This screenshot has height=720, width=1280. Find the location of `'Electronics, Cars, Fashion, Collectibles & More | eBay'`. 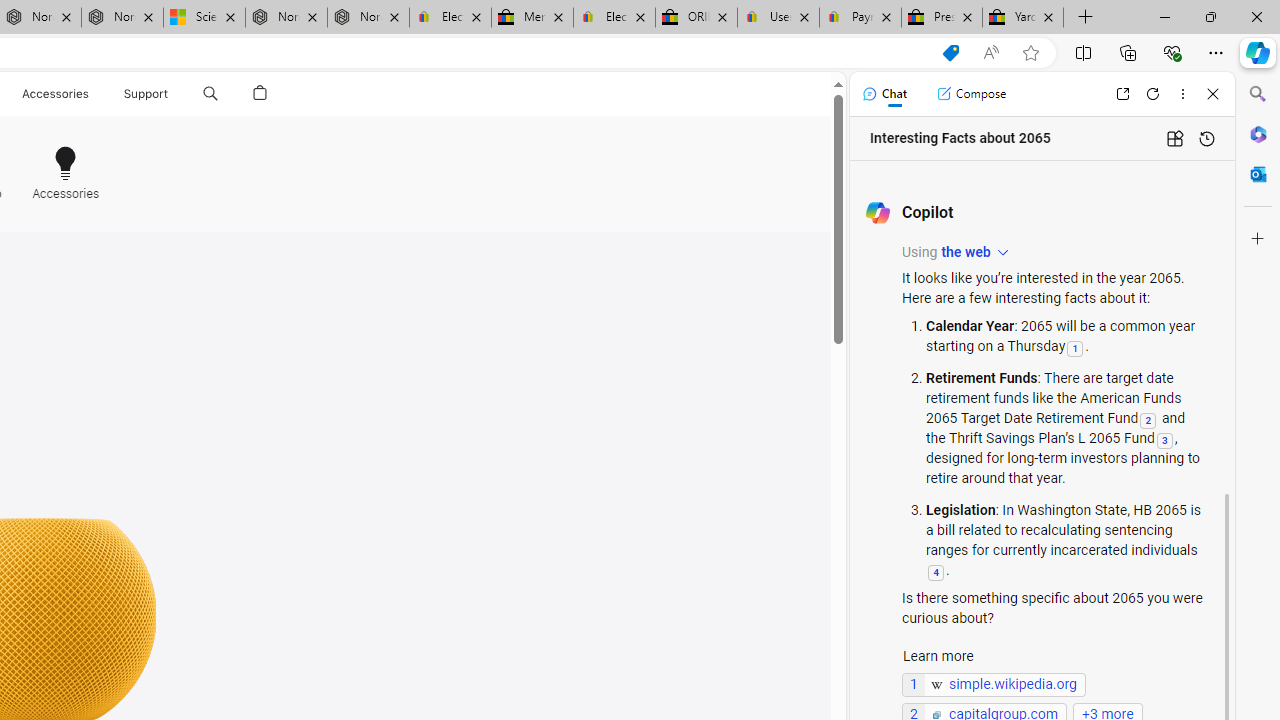

'Electronics, Cars, Fashion, Collectibles & More | eBay' is located at coordinates (613, 17).